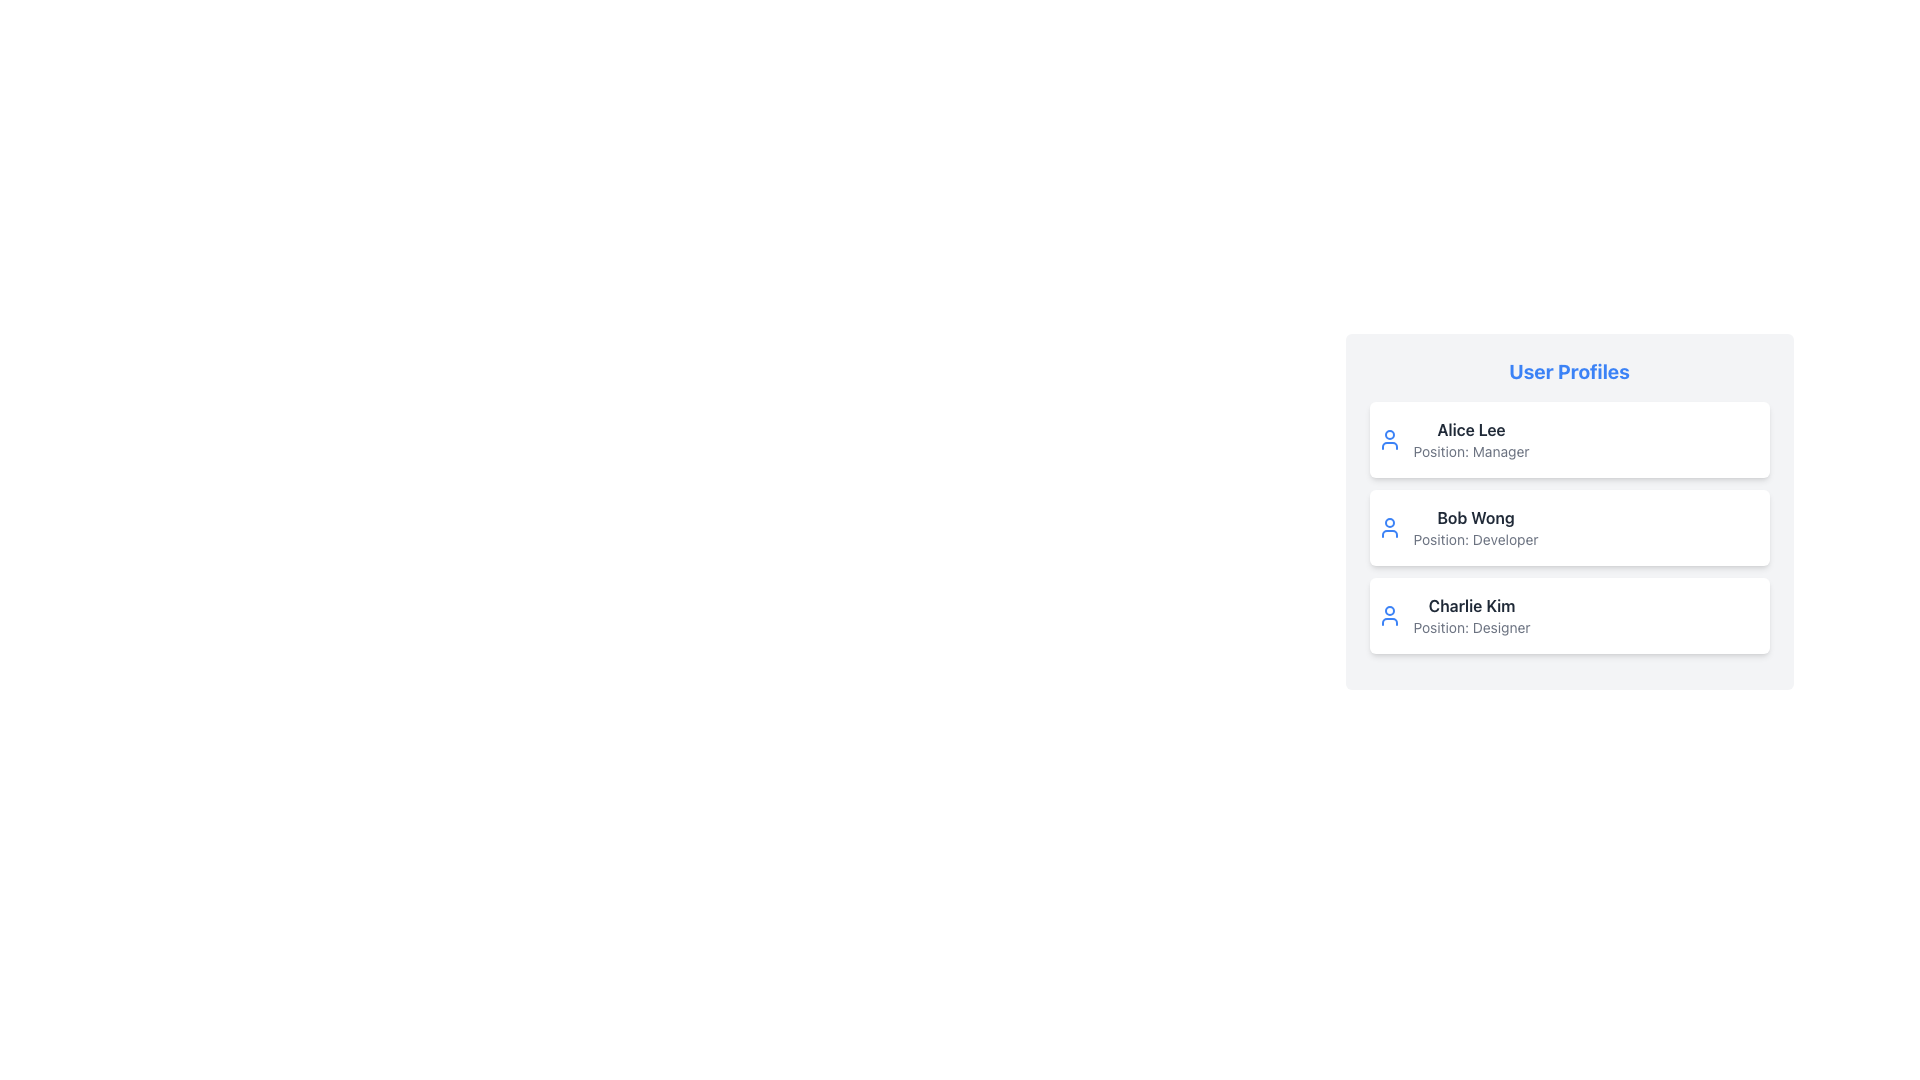 This screenshot has height=1080, width=1920. What do you see at coordinates (1476, 540) in the screenshot?
I see `the text label displaying 'Position: Developer' located in the second user profile card beneath 'Bob Wong'` at bounding box center [1476, 540].